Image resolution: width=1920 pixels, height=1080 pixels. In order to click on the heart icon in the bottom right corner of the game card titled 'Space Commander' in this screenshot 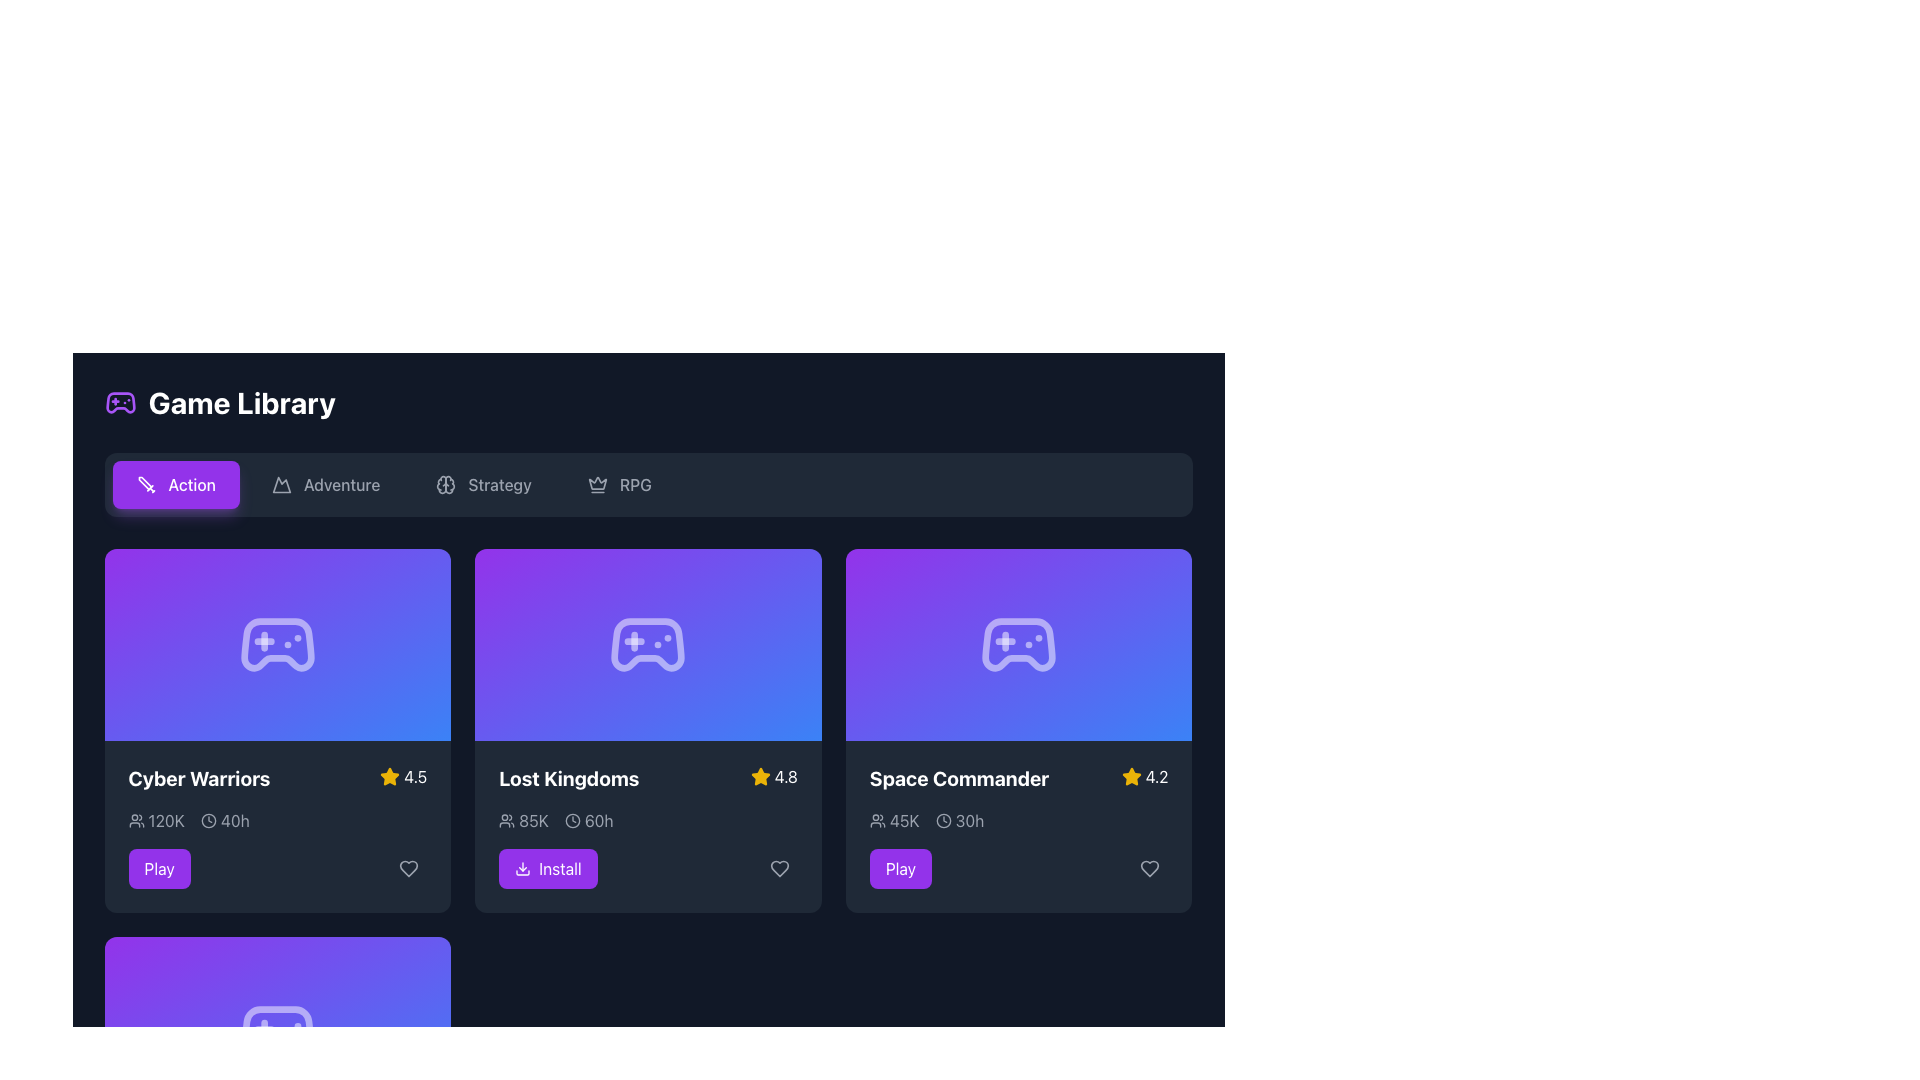, I will do `click(1150, 867)`.